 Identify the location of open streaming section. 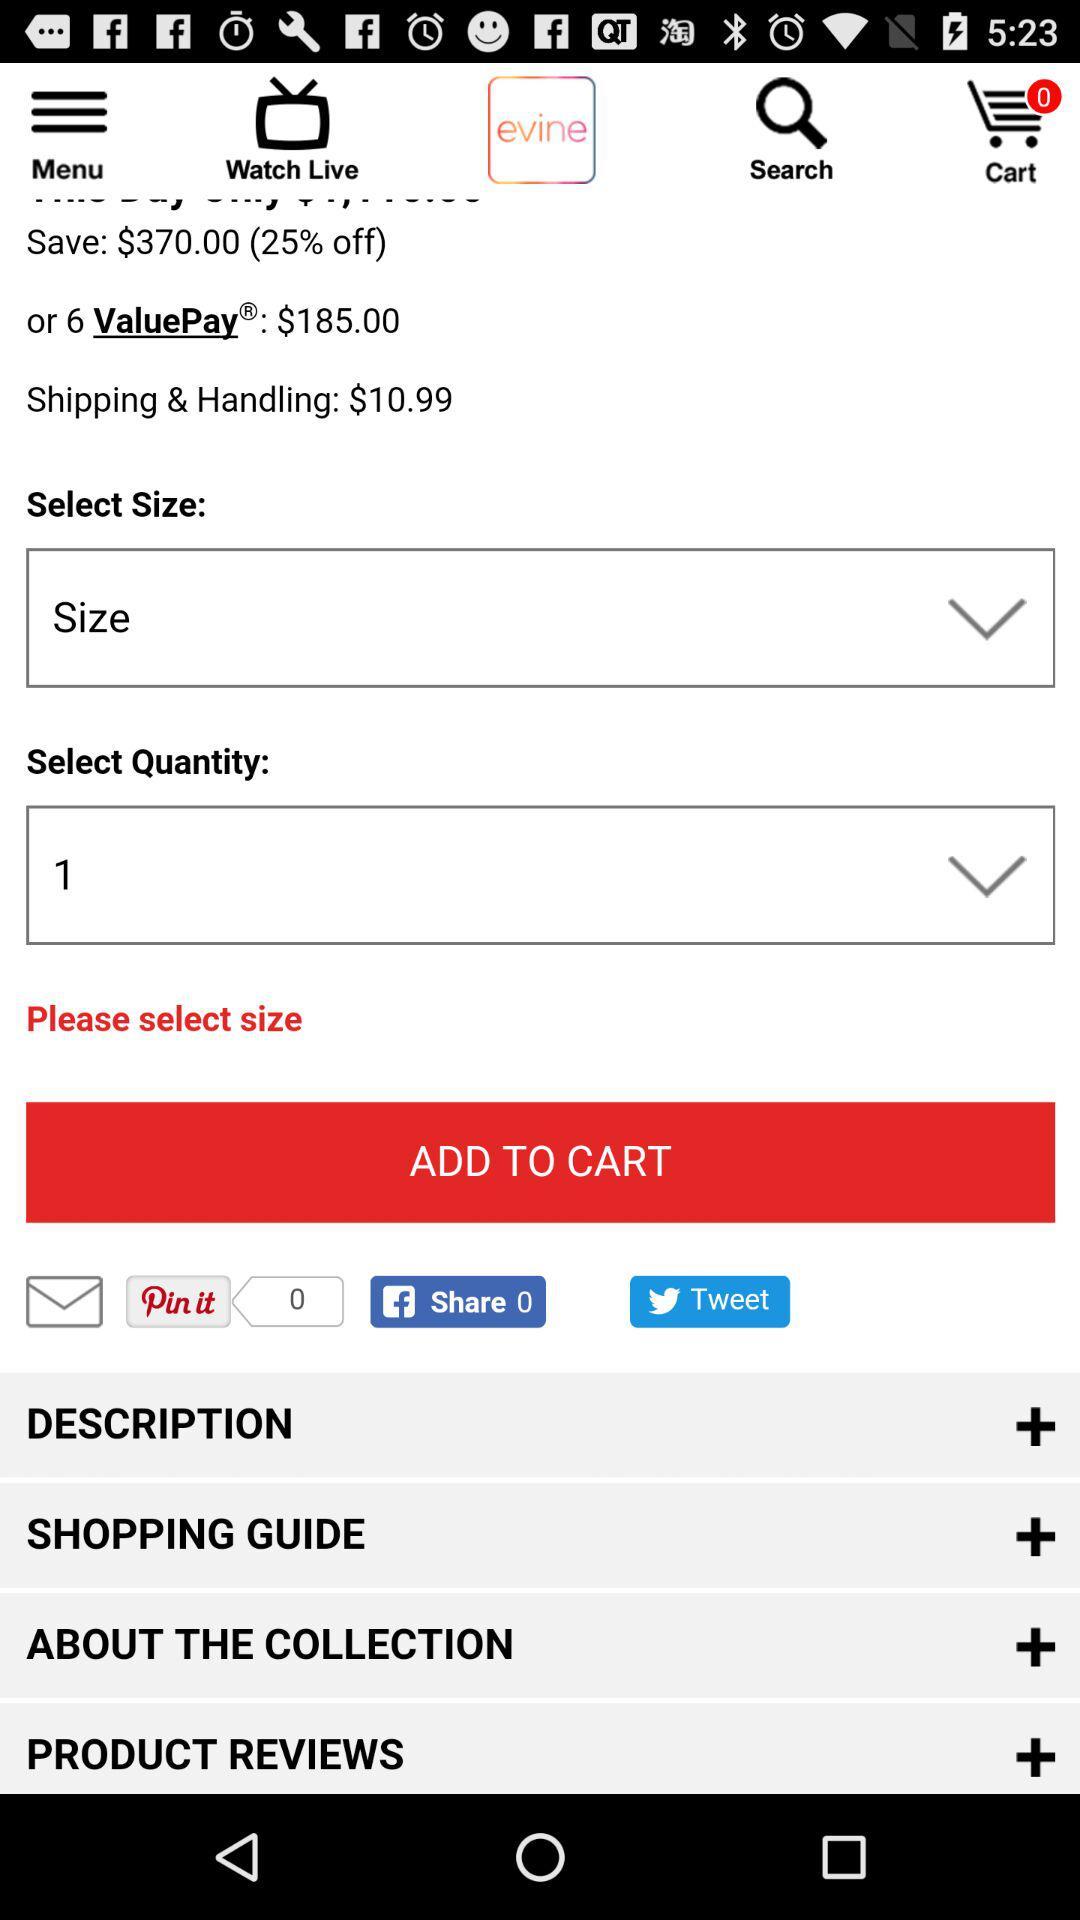
(292, 127).